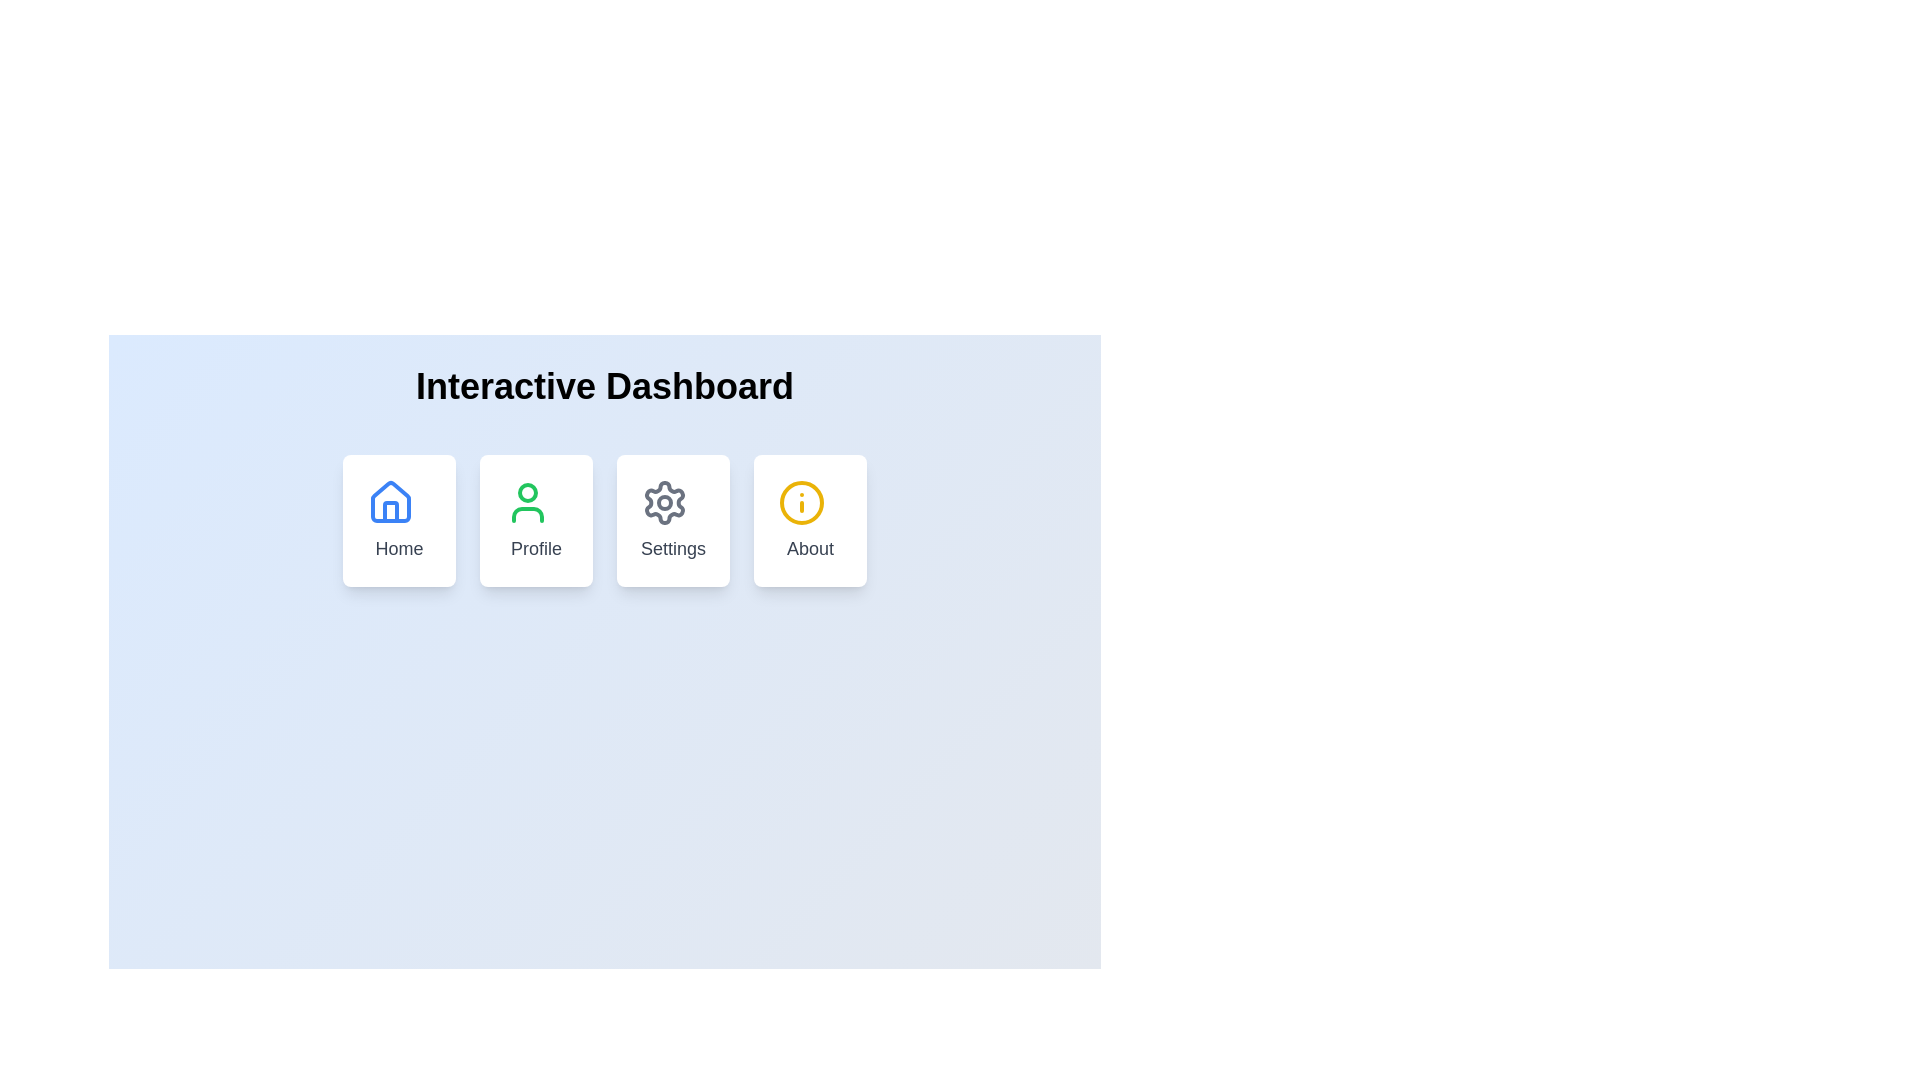 This screenshot has width=1920, height=1080. What do you see at coordinates (536, 548) in the screenshot?
I see `the text label indicating the purpose of the 'Profile' card, located in the bottom-center section of the second card from the left` at bounding box center [536, 548].